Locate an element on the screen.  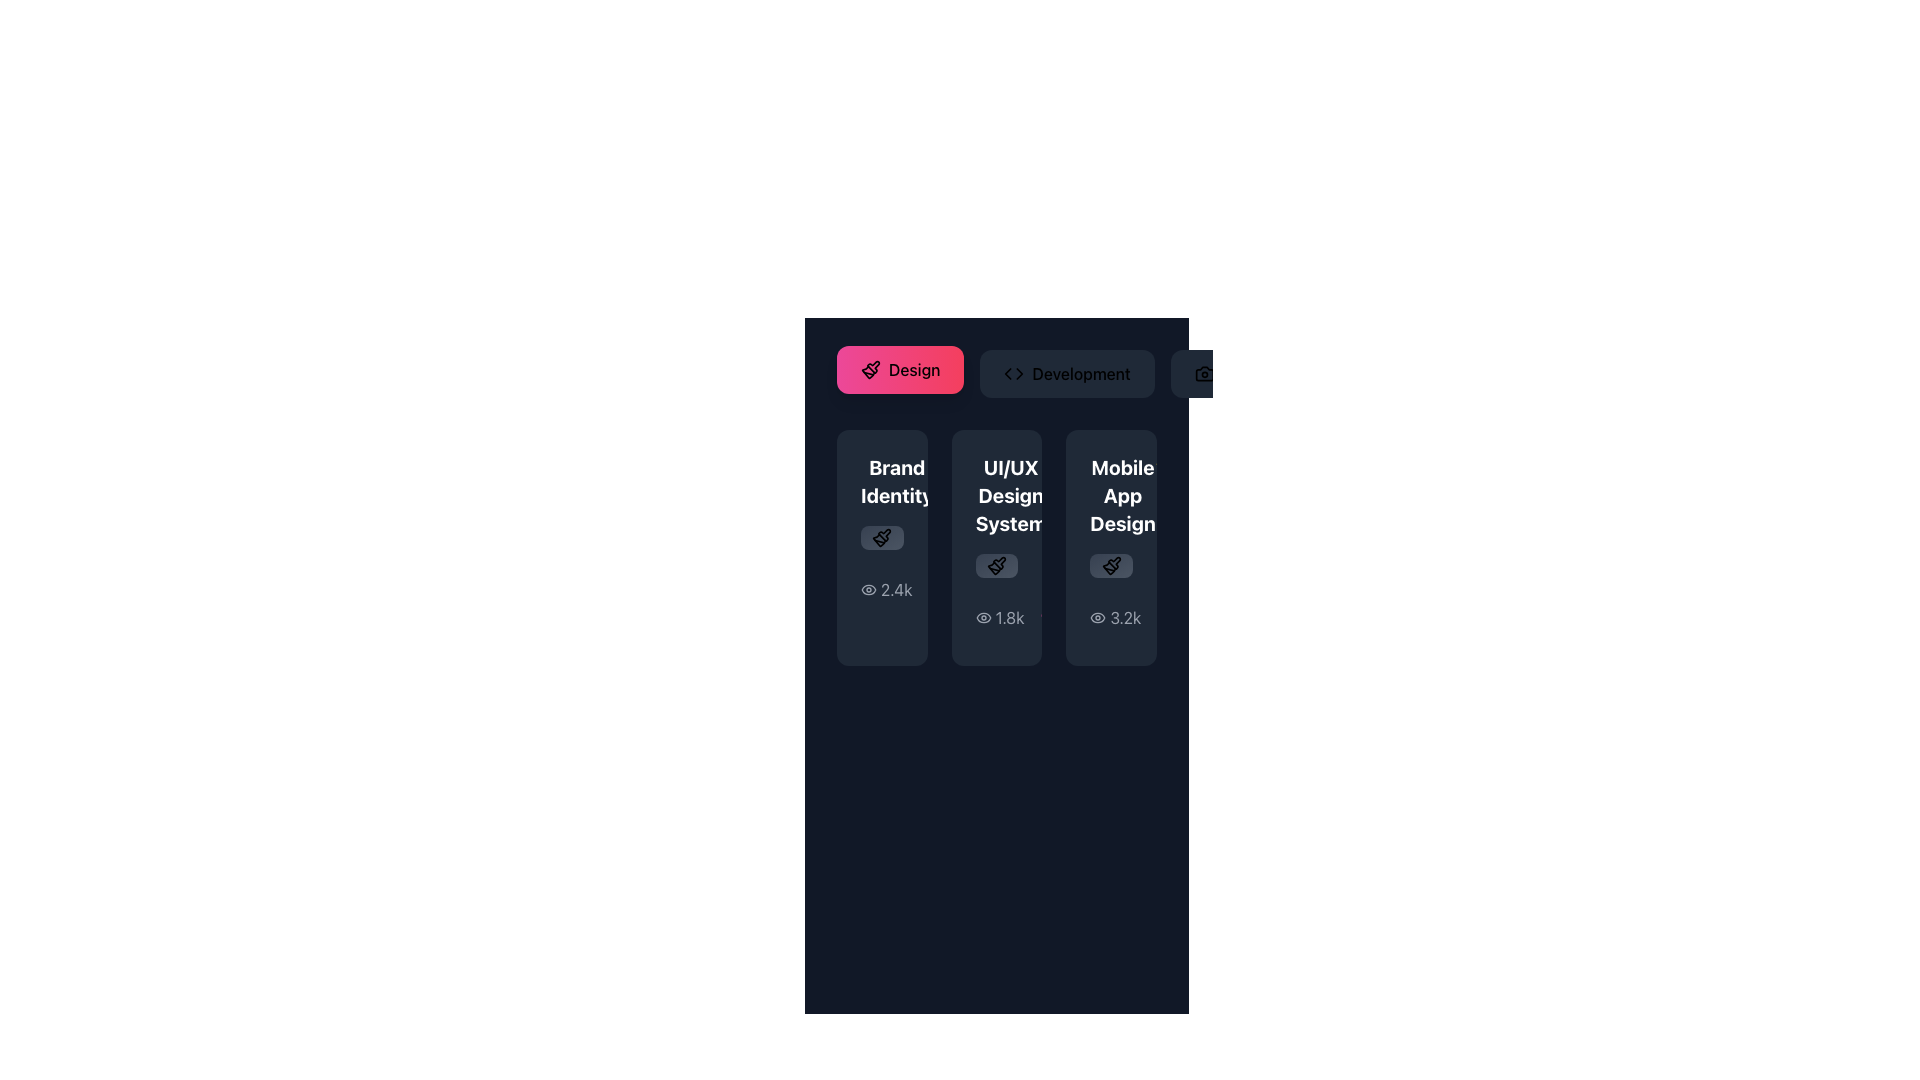
the Text and Icon Combination titled 'UI/UX Design System' located in the second column under the 'Design' category is located at coordinates (997, 495).